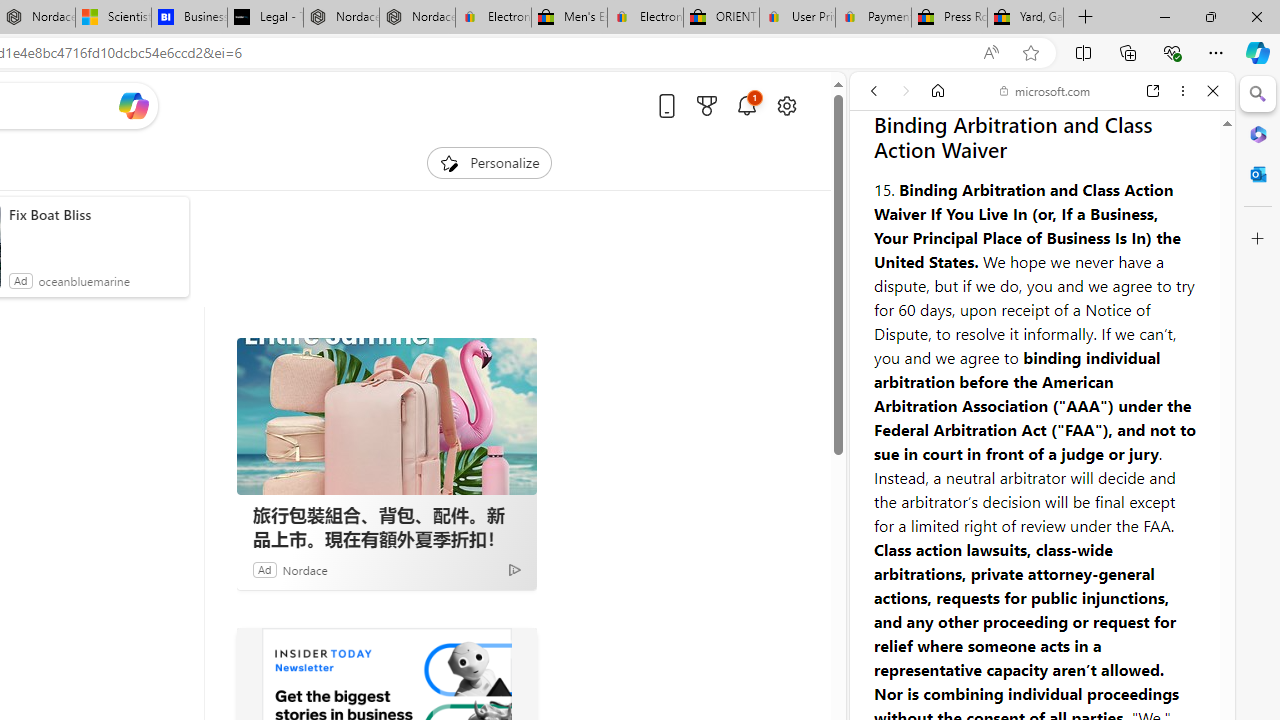 Image resolution: width=1280 pixels, height=720 pixels. What do you see at coordinates (1044, 91) in the screenshot?
I see `'microsoft.com'` at bounding box center [1044, 91].